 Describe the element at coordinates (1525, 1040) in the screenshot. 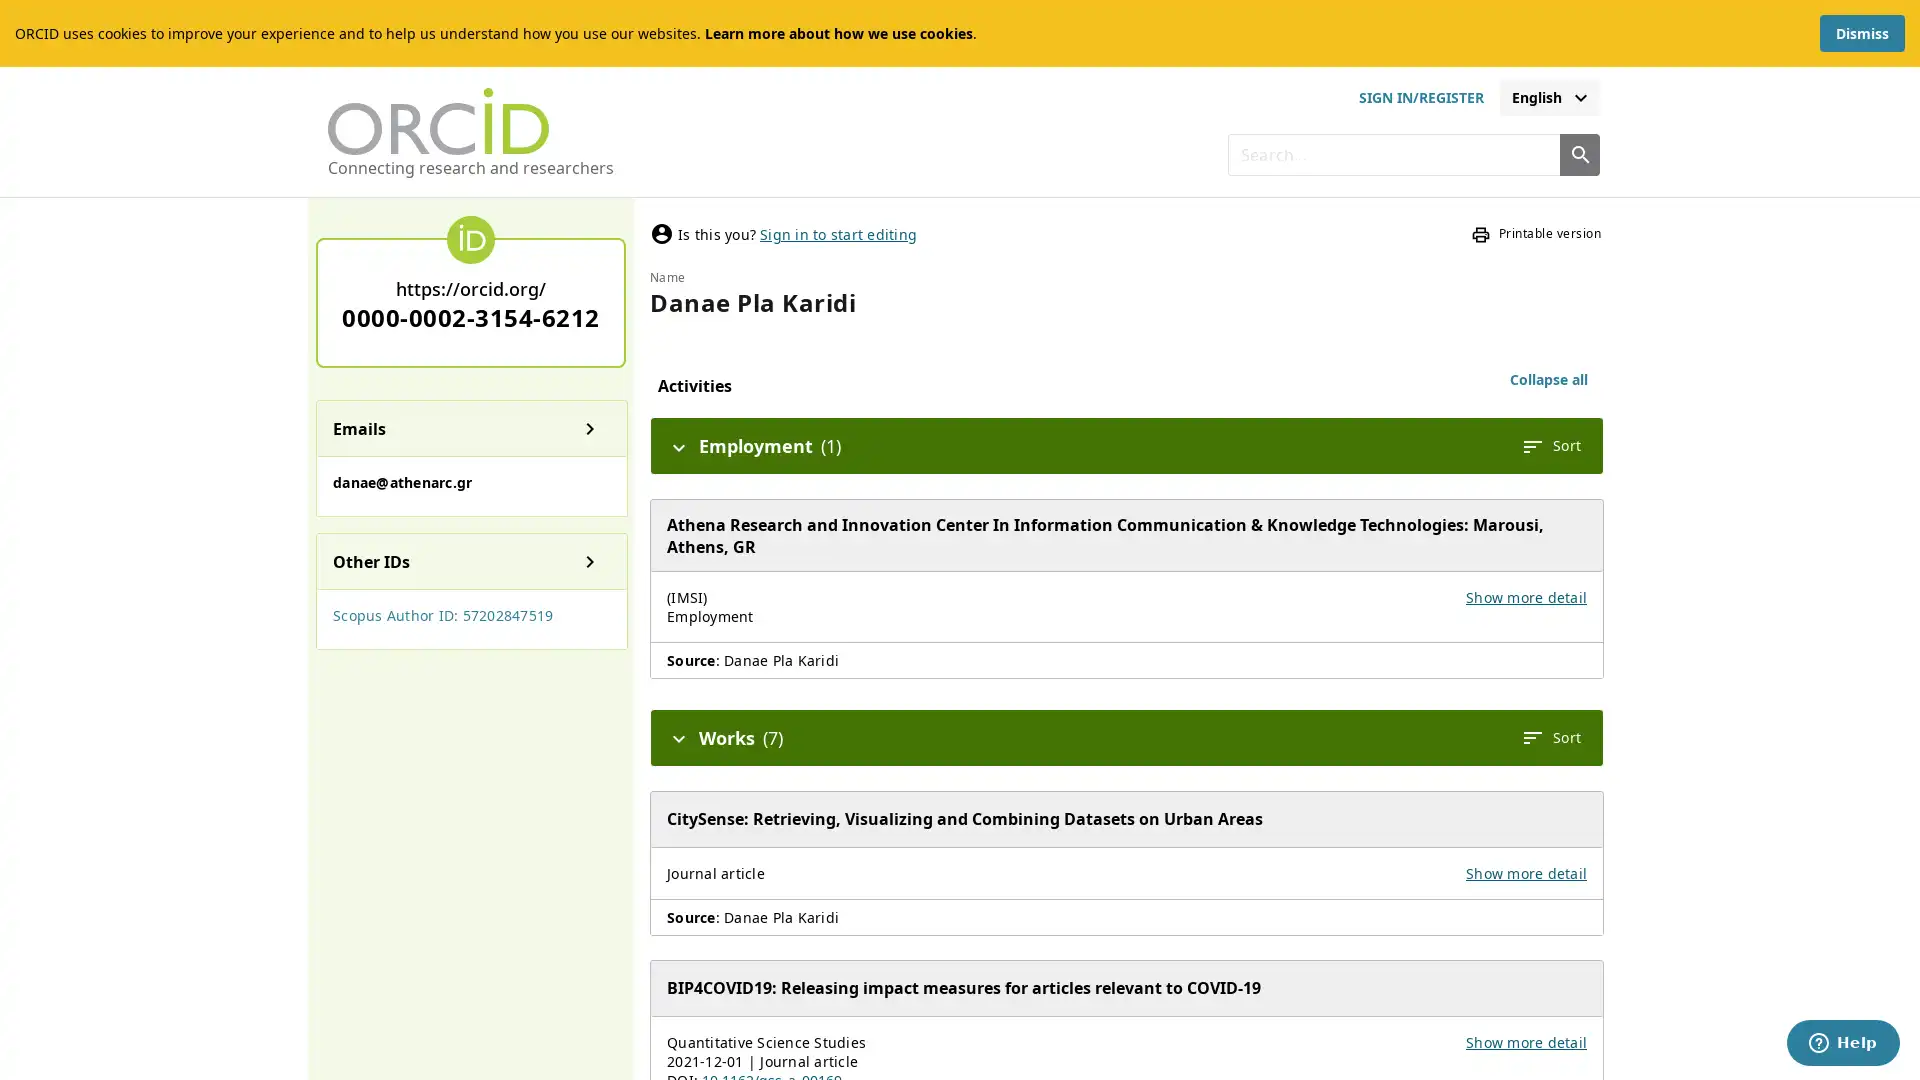

I see `Show more detail` at that location.